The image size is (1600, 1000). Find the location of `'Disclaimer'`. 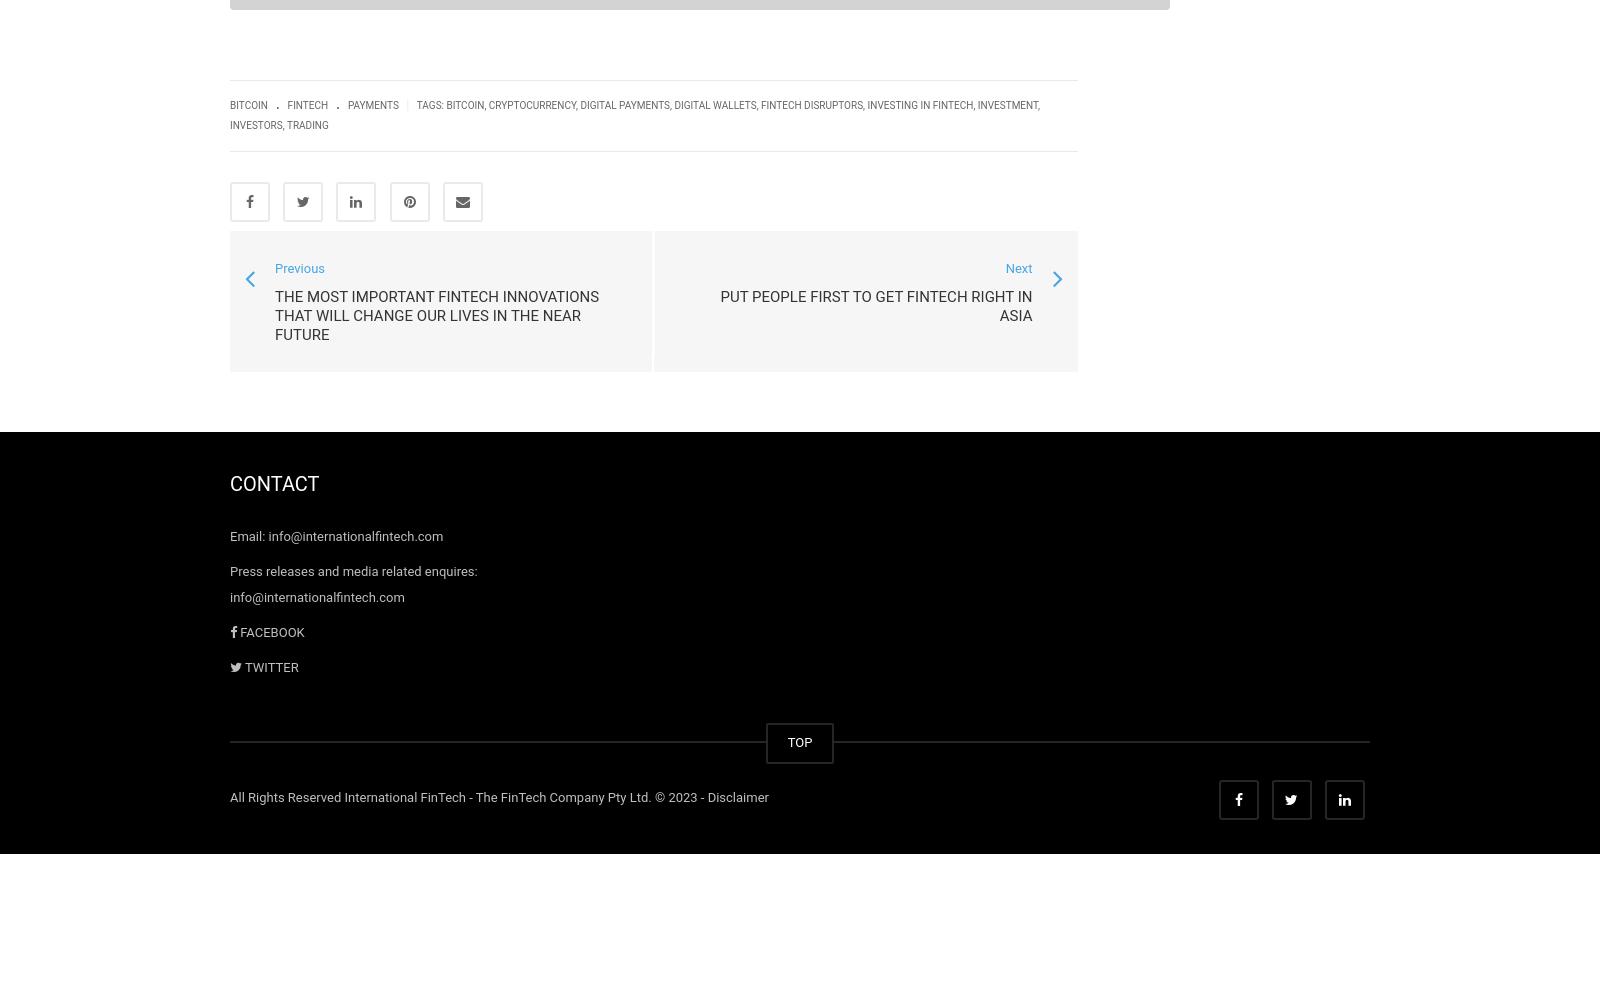

'Disclaimer' is located at coordinates (737, 797).